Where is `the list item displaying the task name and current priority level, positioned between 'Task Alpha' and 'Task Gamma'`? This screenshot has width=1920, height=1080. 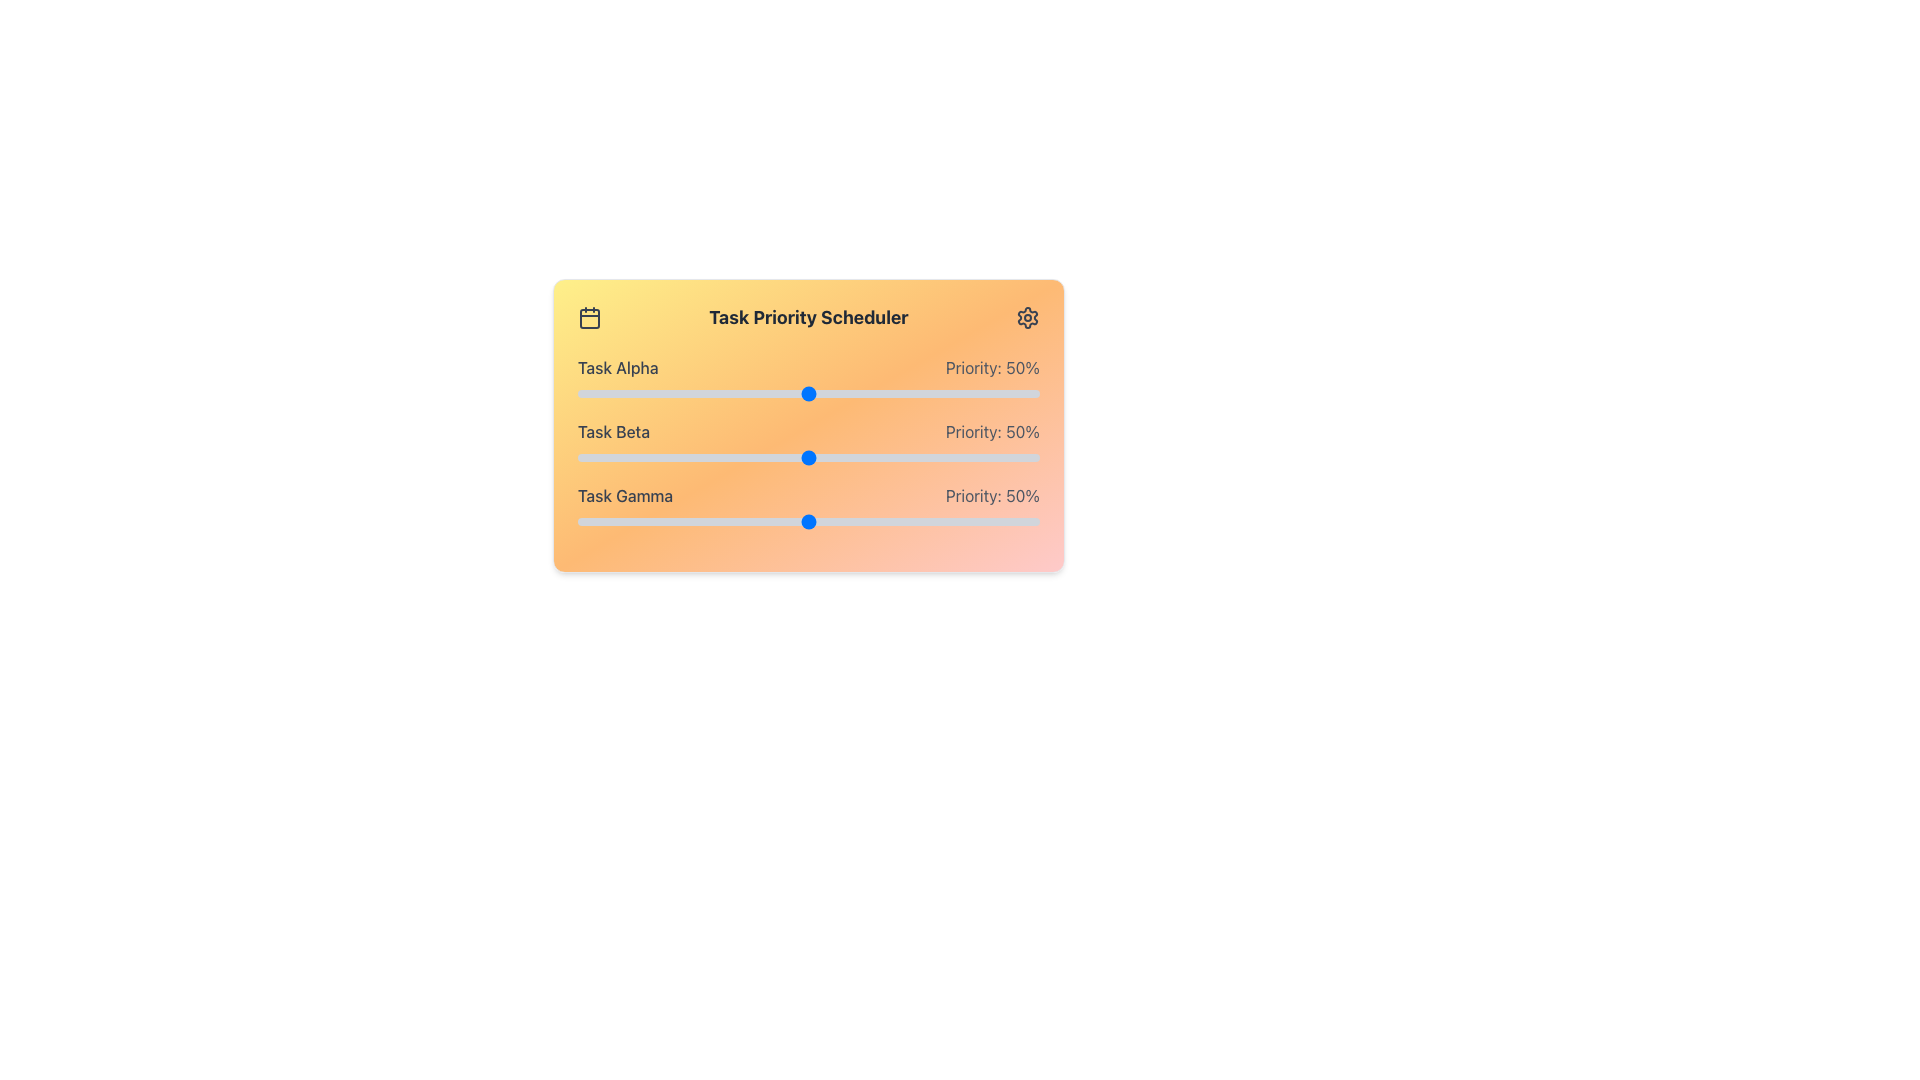
the list item displaying the task name and current priority level, positioned between 'Task Alpha' and 'Task Gamma' is located at coordinates (809, 431).